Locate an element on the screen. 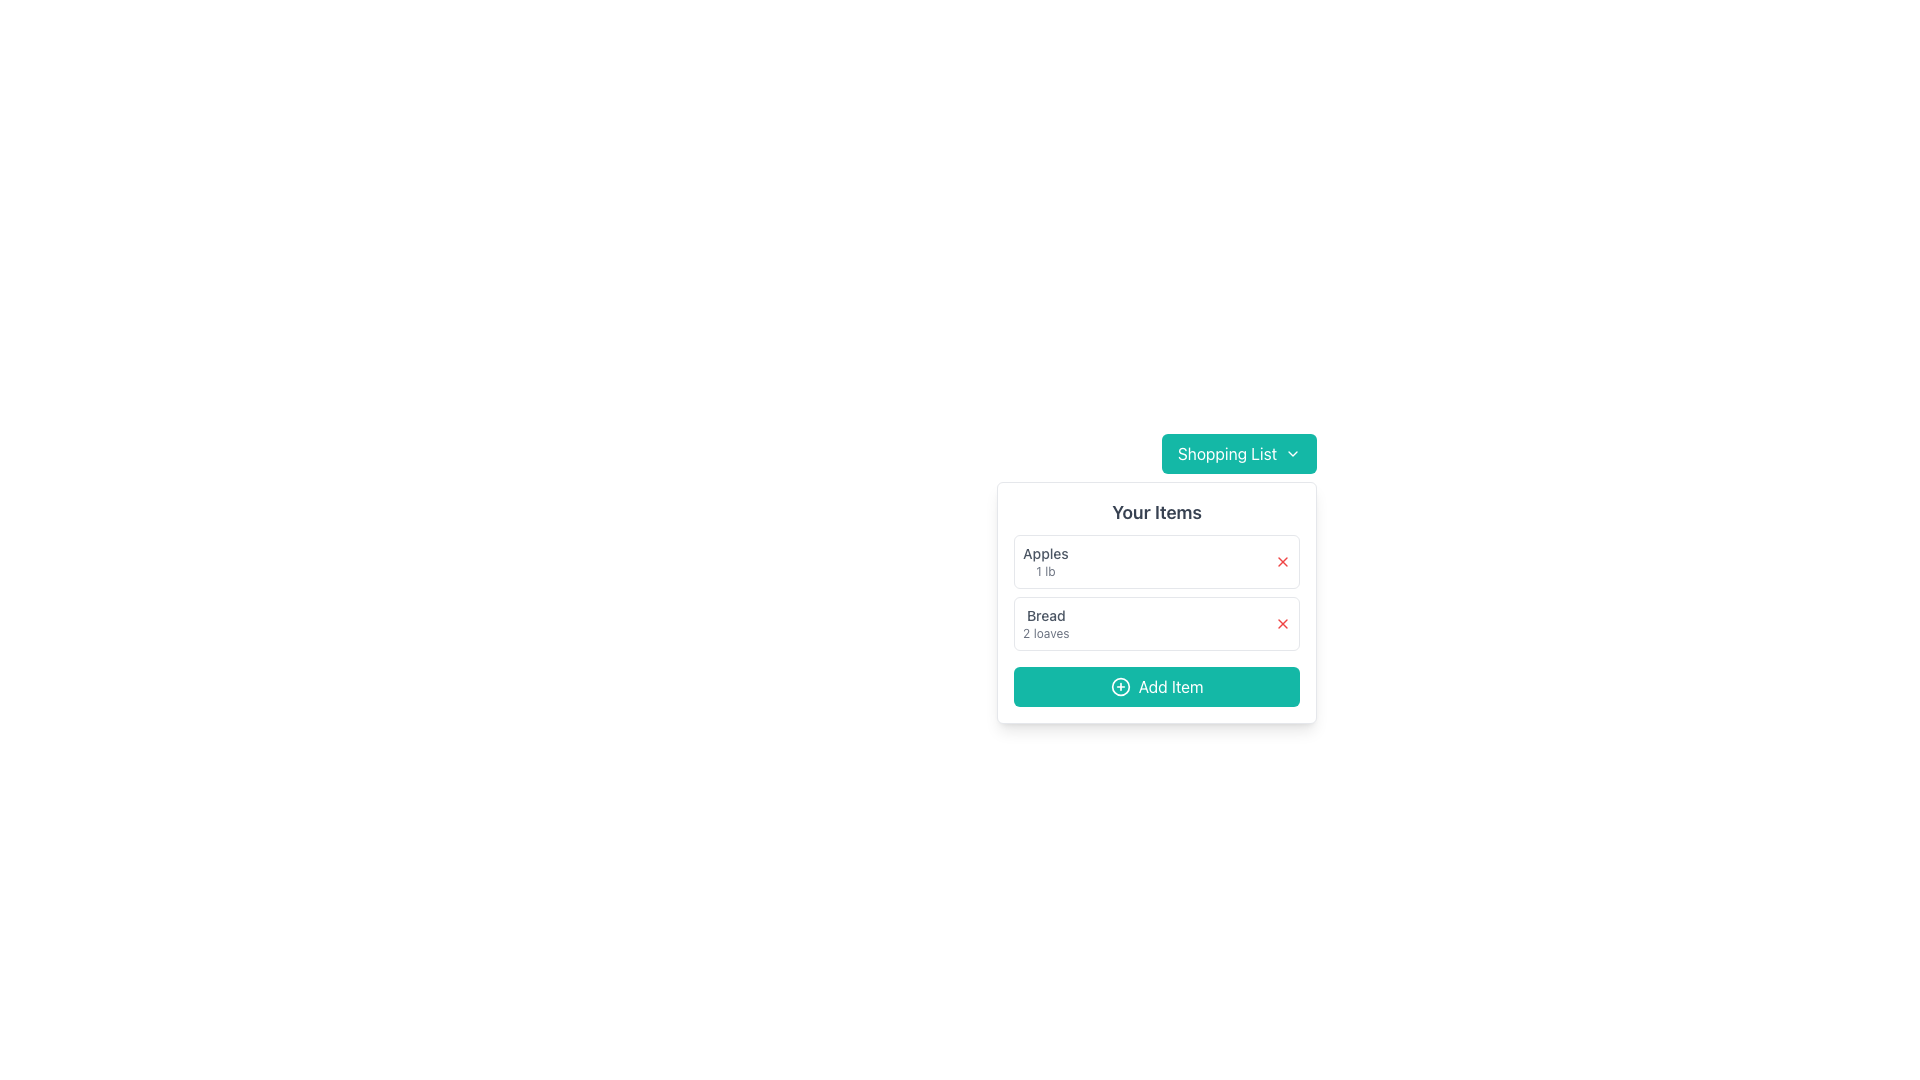 The image size is (1920, 1080). the red cross icon located in the top-right corner of the list item for 'Apples' weighing '1 lb' to potentially display a tooltip is located at coordinates (1283, 562).